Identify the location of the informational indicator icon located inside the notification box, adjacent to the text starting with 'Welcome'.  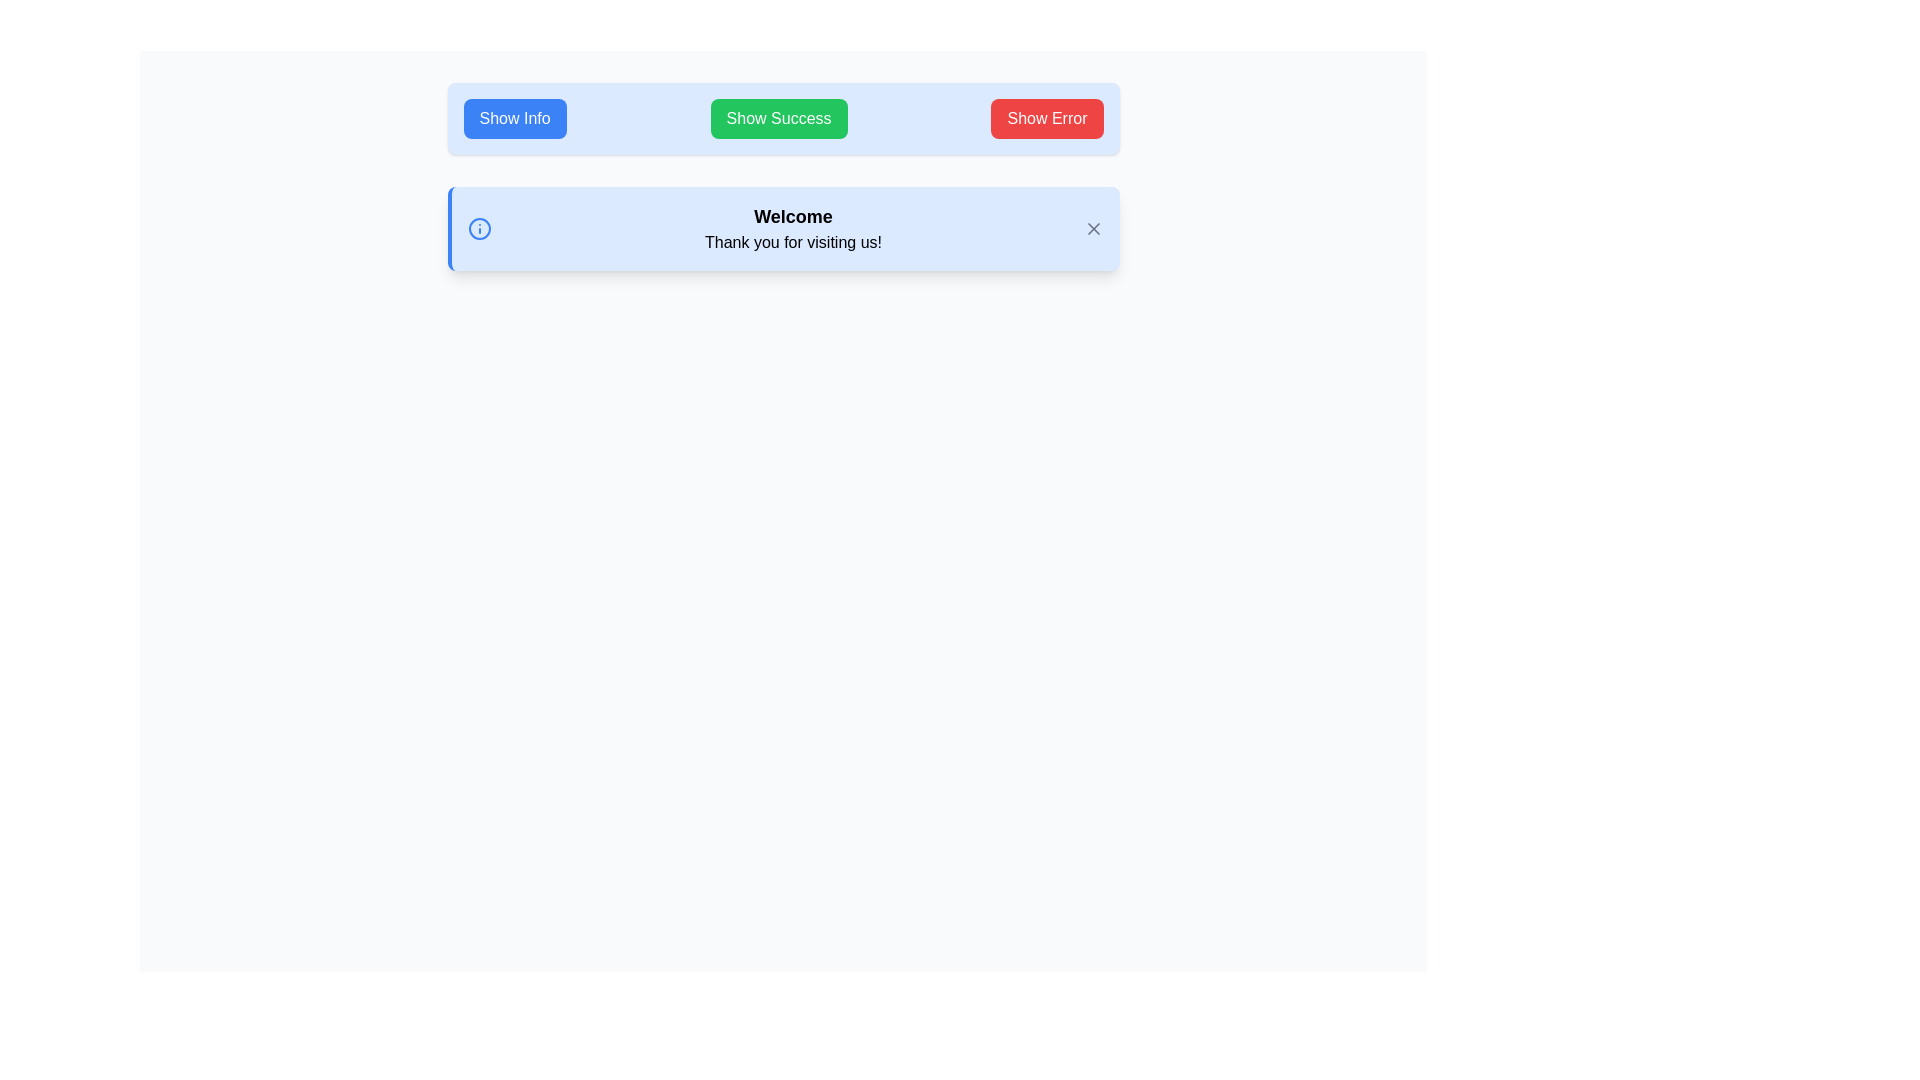
(478, 227).